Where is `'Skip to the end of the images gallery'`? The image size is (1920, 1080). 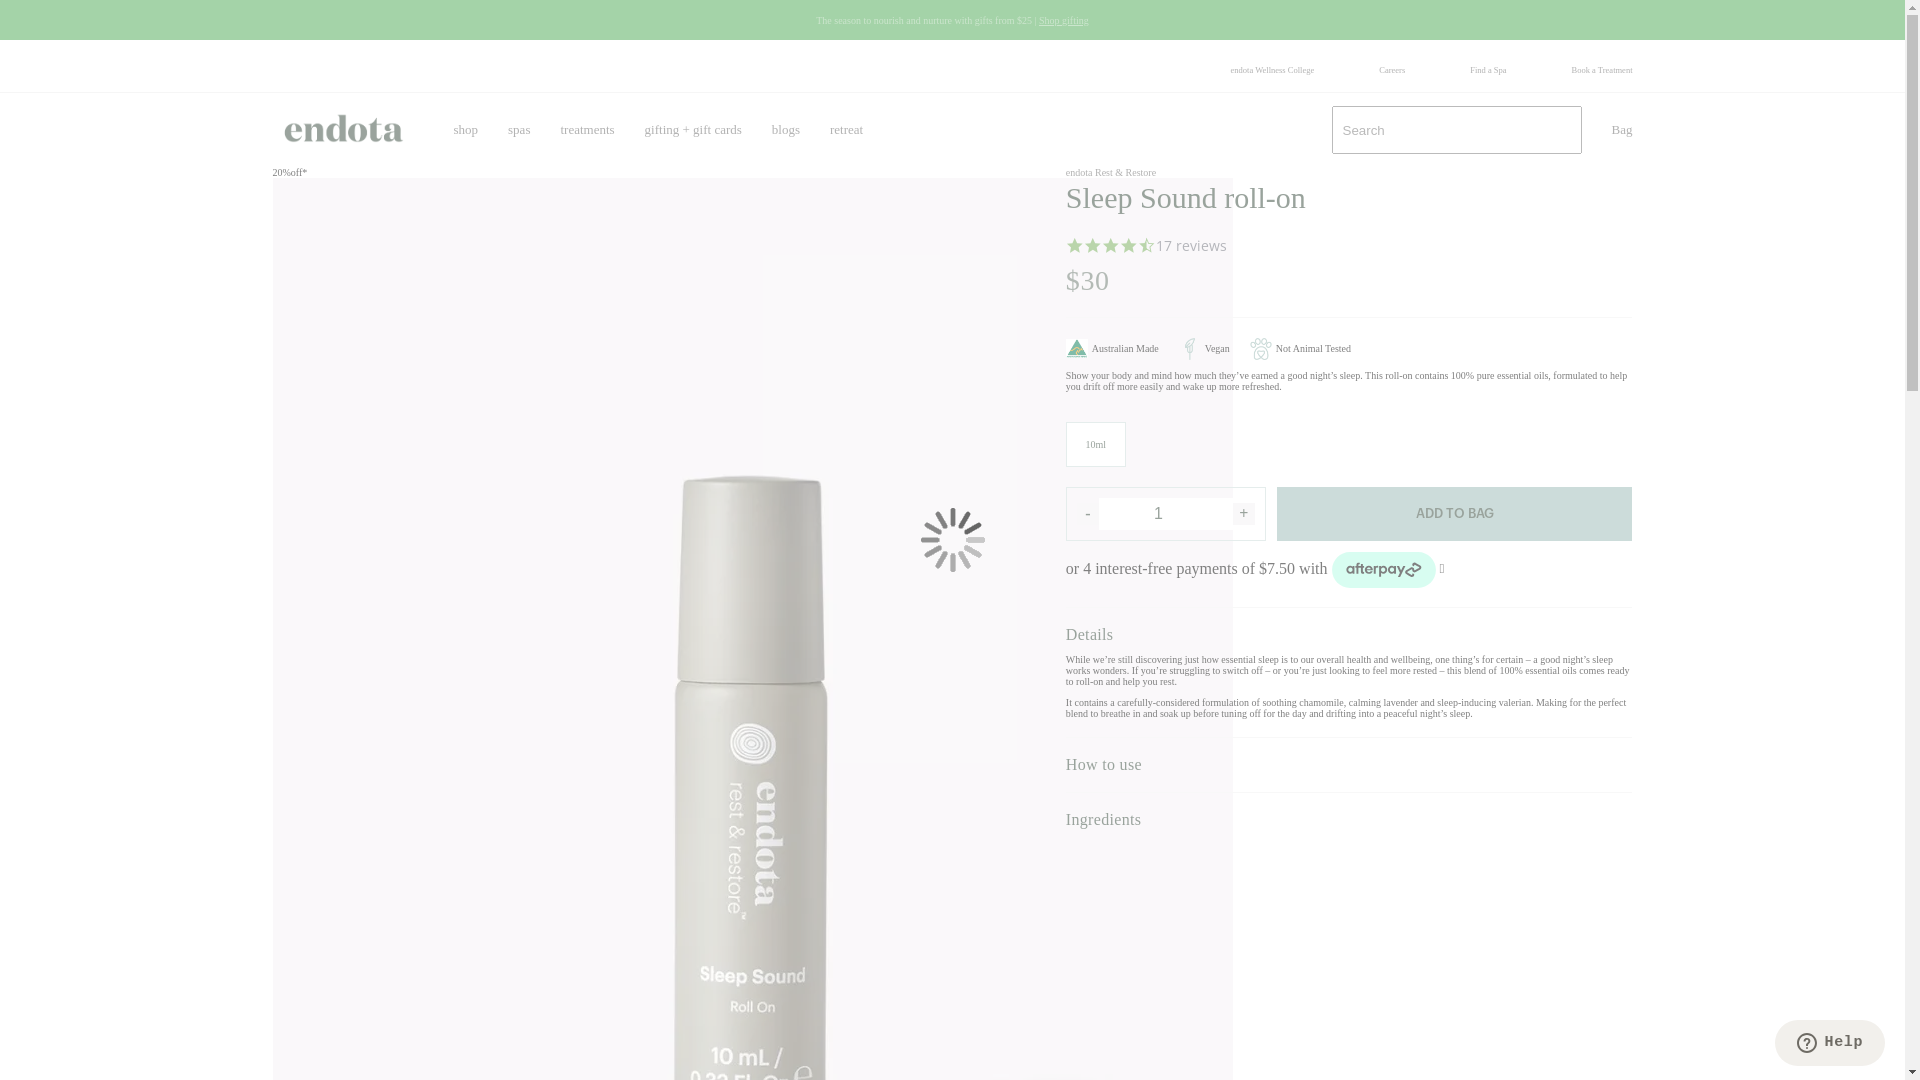 'Skip to the end of the images gallery' is located at coordinates (271, 165).